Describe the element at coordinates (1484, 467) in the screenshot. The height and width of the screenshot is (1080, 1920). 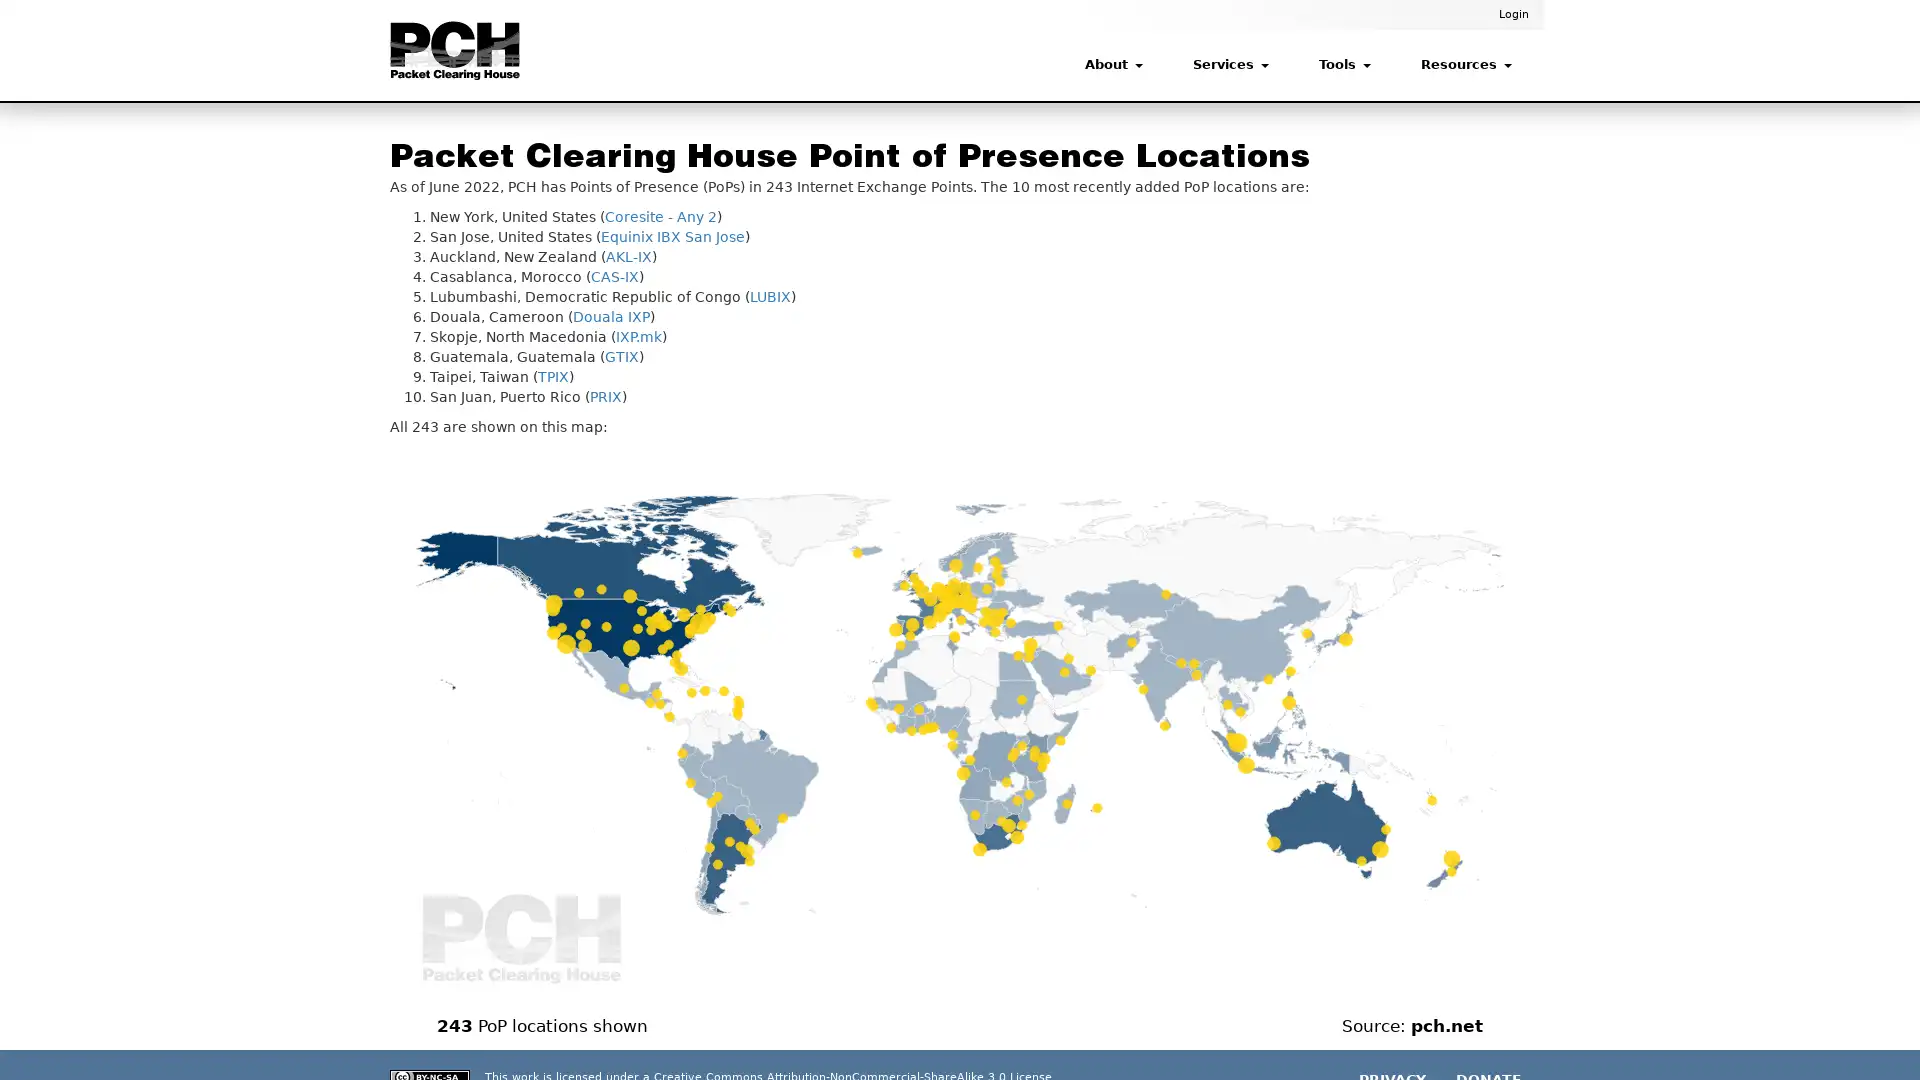
I see `Download` at that location.